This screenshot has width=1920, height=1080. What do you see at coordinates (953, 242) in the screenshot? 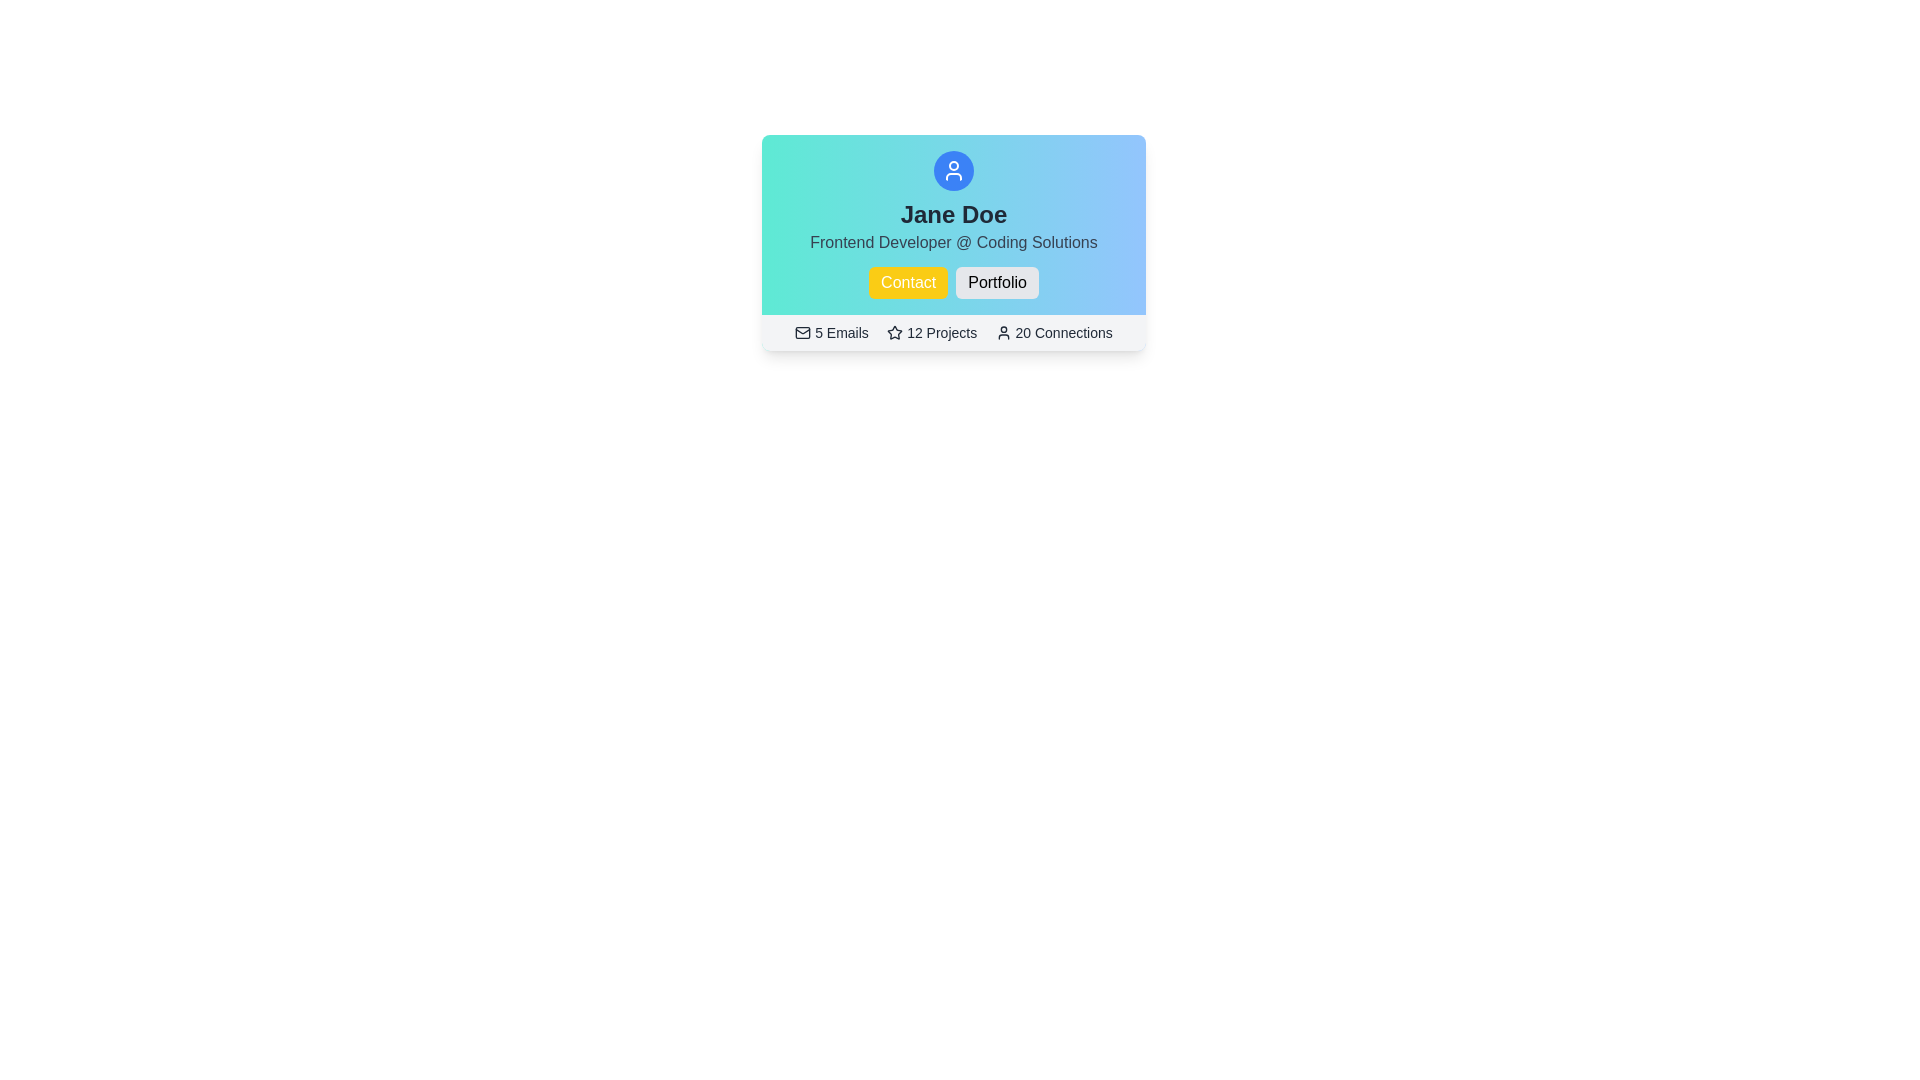
I see `the static text label that displays the professional role and affiliation of the individual, located below the title 'Jane Doe' and above the buttons` at bounding box center [953, 242].